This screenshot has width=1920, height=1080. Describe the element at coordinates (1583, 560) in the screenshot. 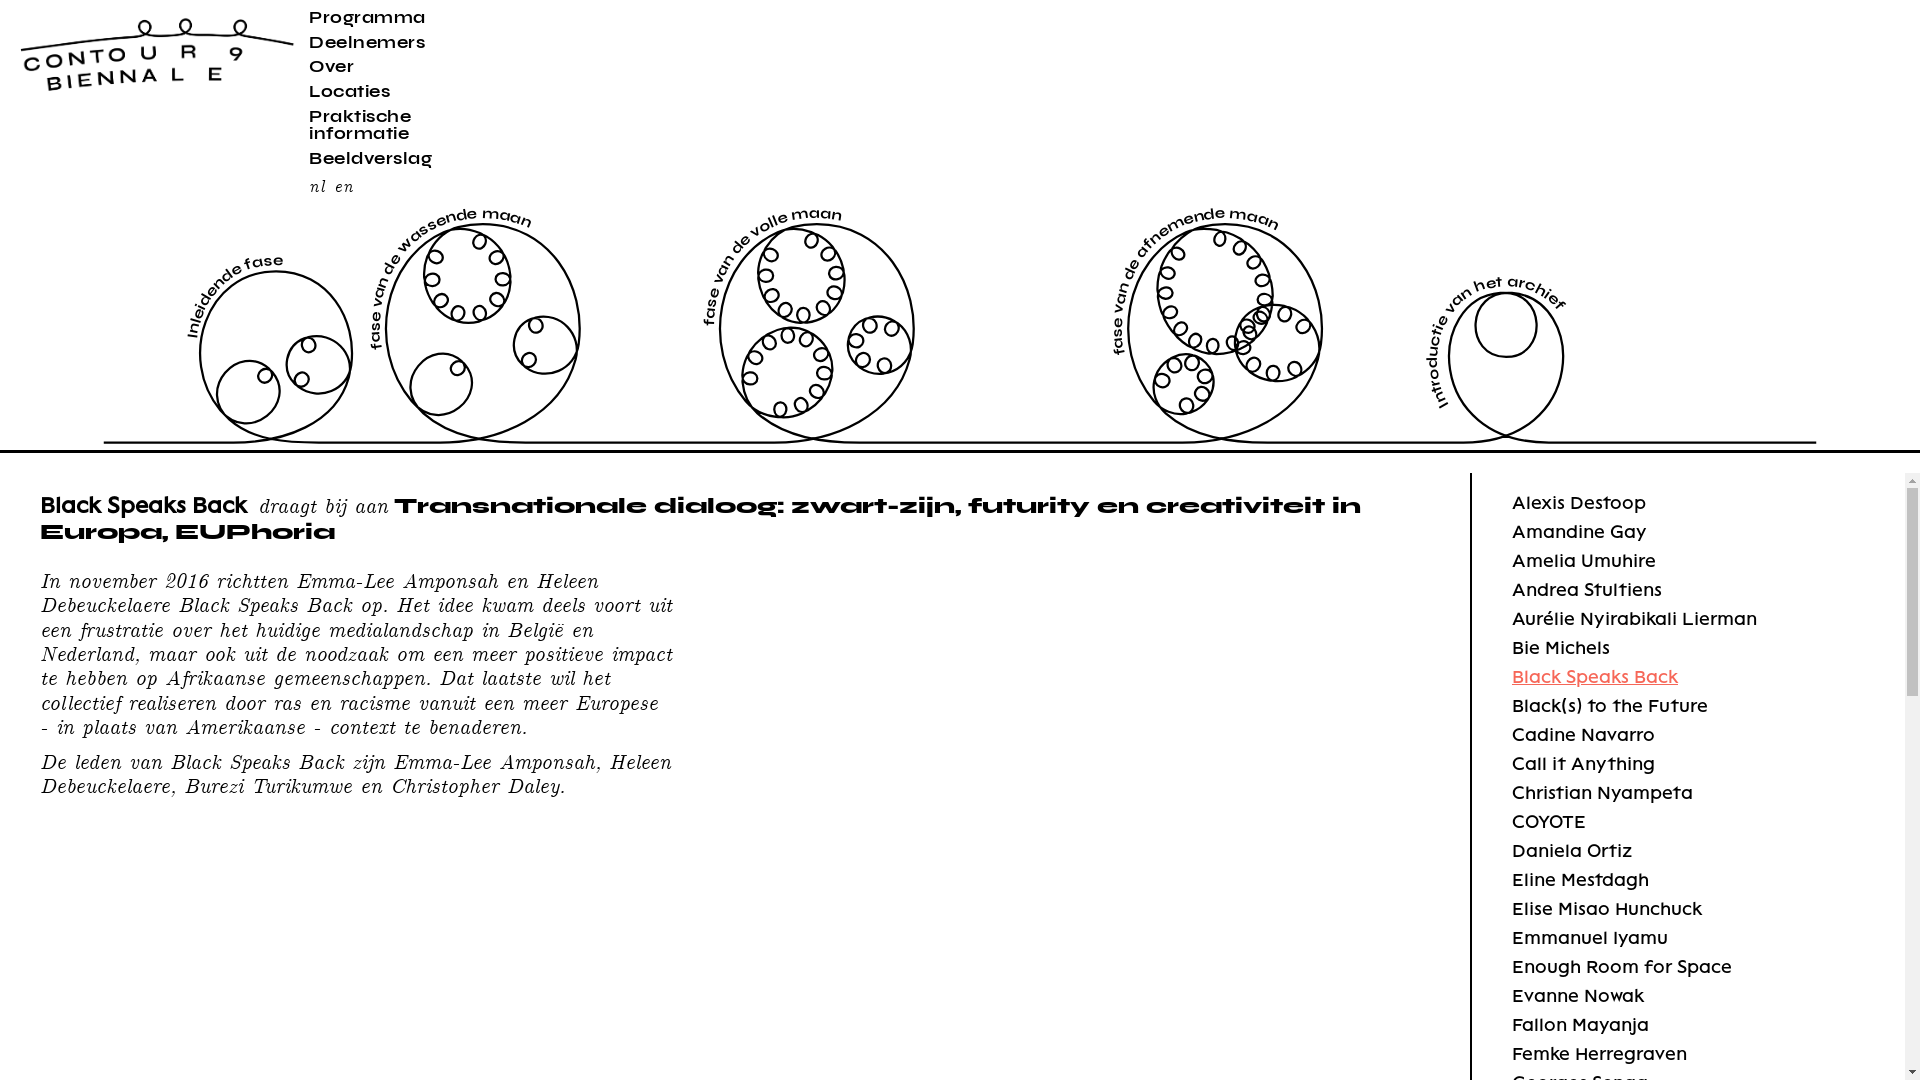

I see `'Amelia Umuhire'` at that location.